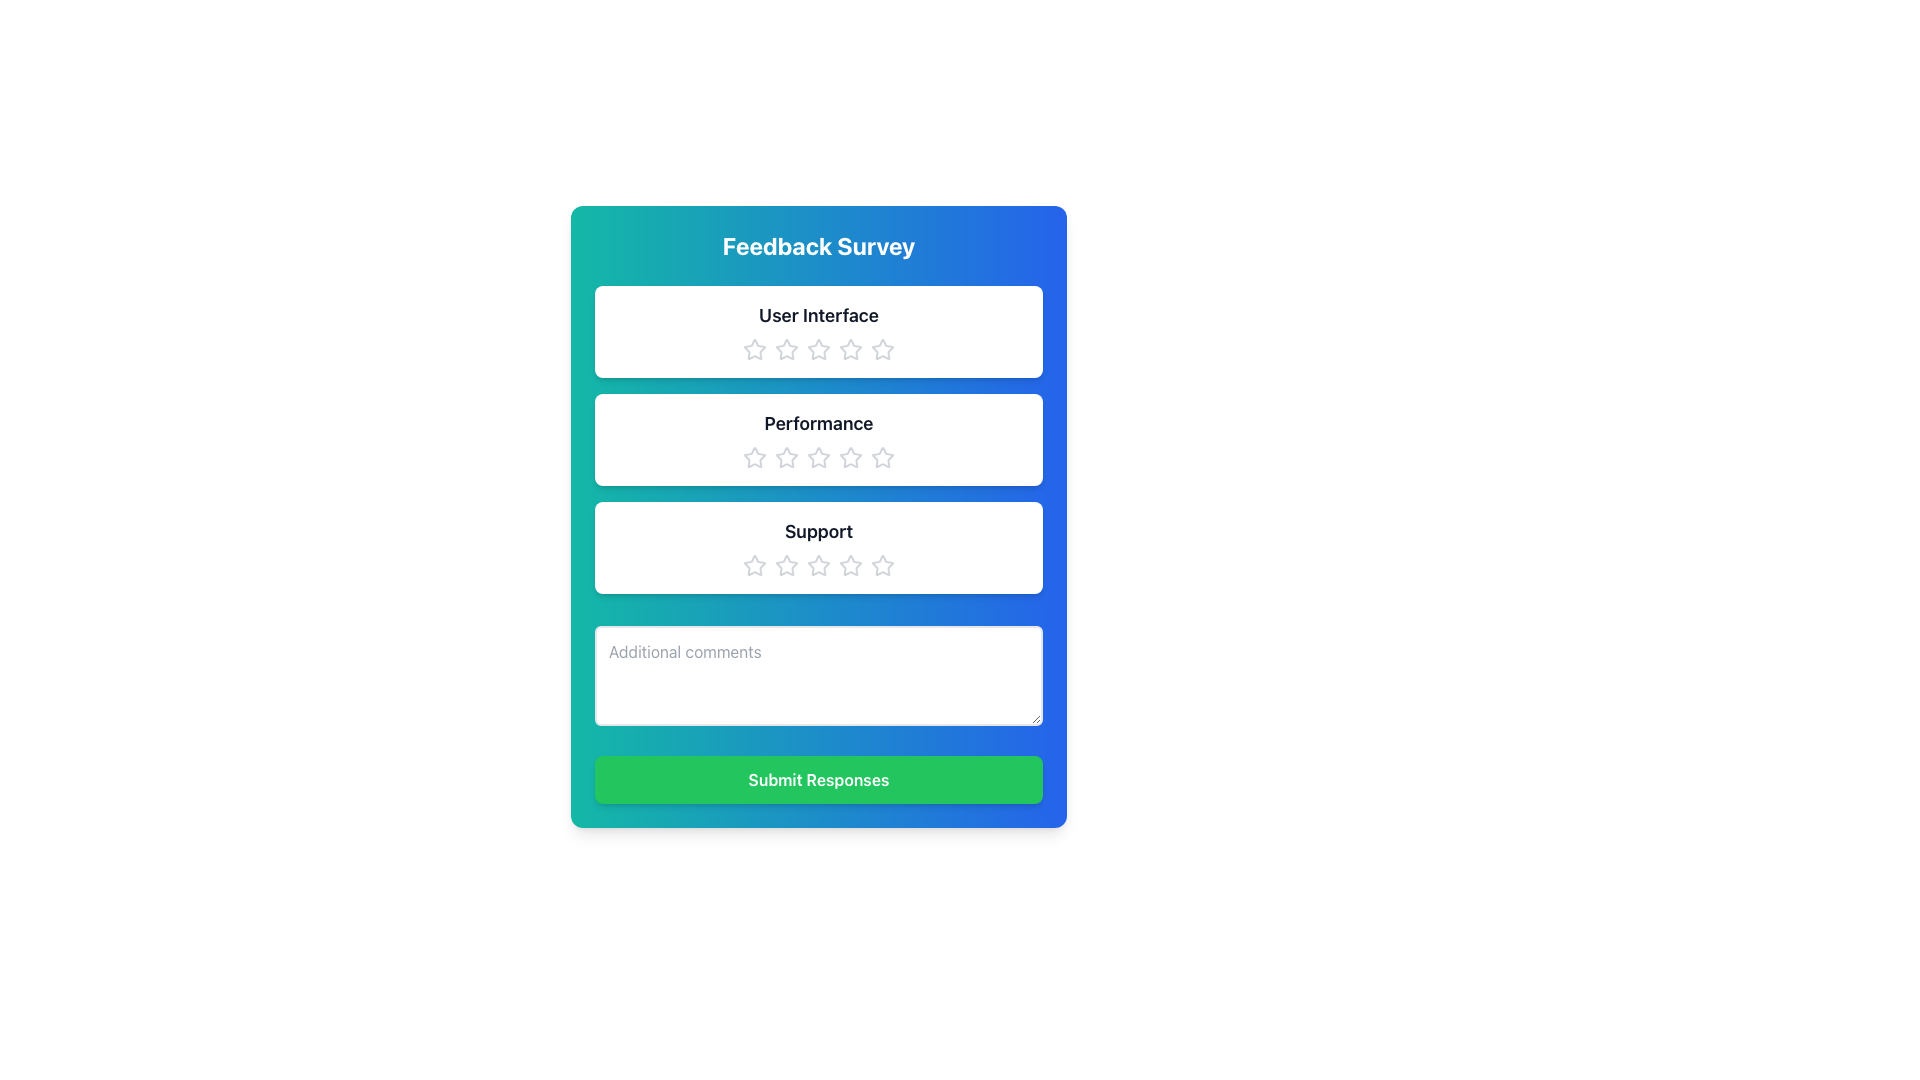  Describe the element at coordinates (786, 457) in the screenshot. I see `the second star icon in the 5-point rating scale for the 'Performance' category` at that location.